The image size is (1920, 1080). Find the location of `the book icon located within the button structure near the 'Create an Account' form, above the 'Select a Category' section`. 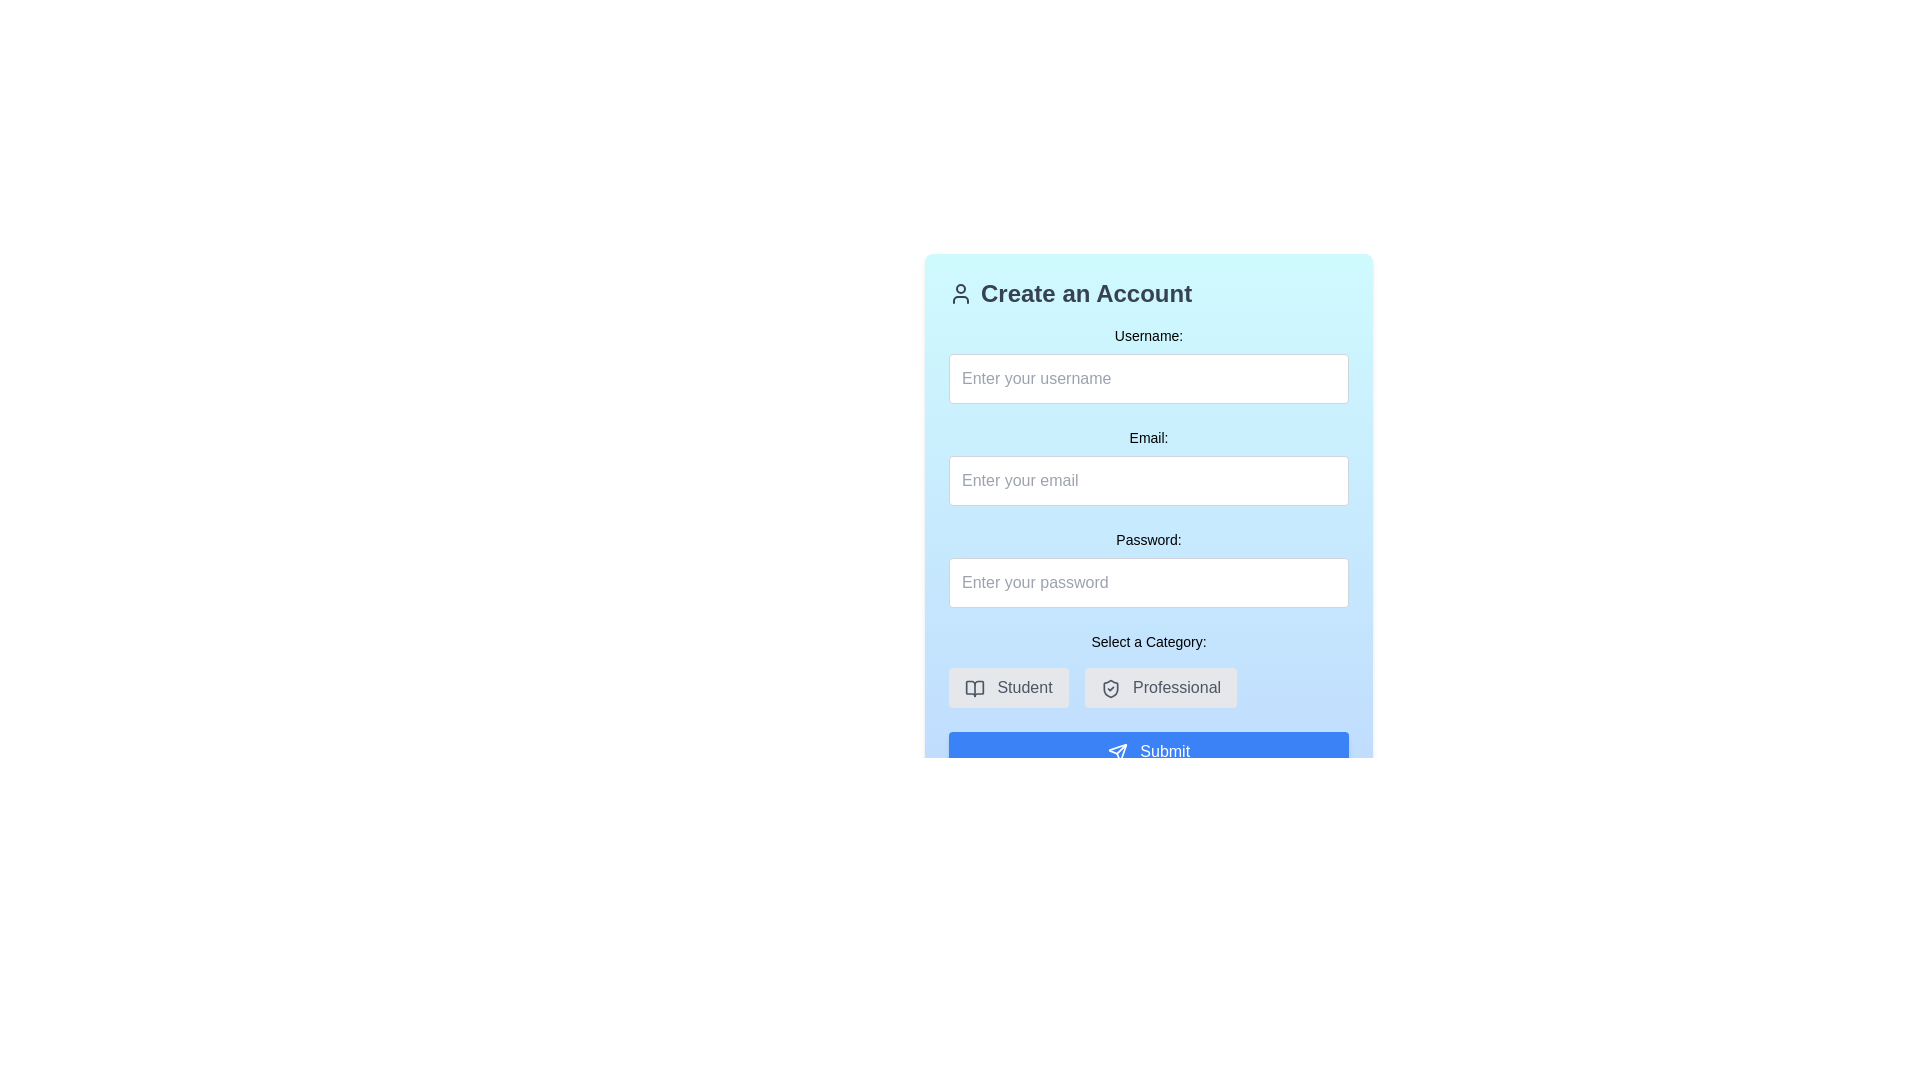

the book icon located within the button structure near the 'Create an Account' form, above the 'Select a Category' section is located at coordinates (974, 686).